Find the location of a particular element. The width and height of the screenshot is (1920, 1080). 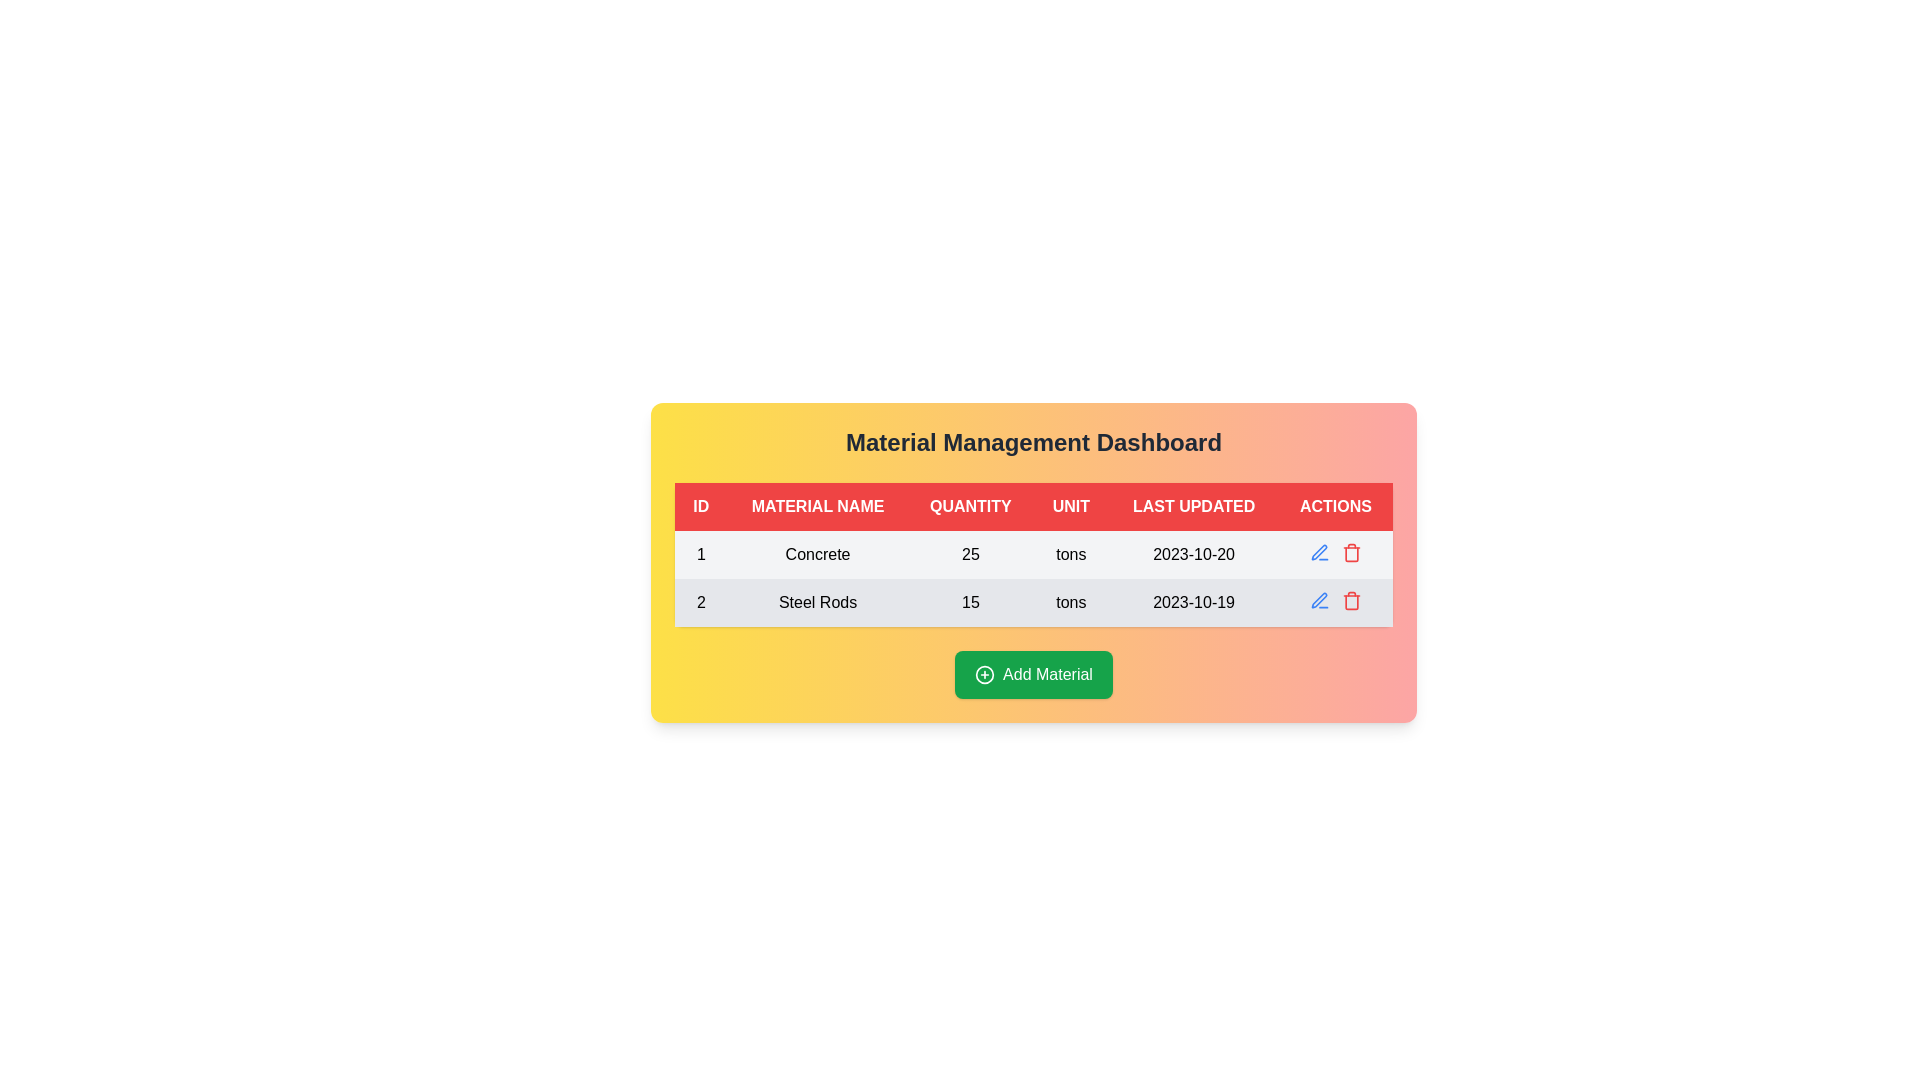

the bold text label displaying 'MATERIAL NAME', which is the second column header in the table, with a red background is located at coordinates (818, 505).